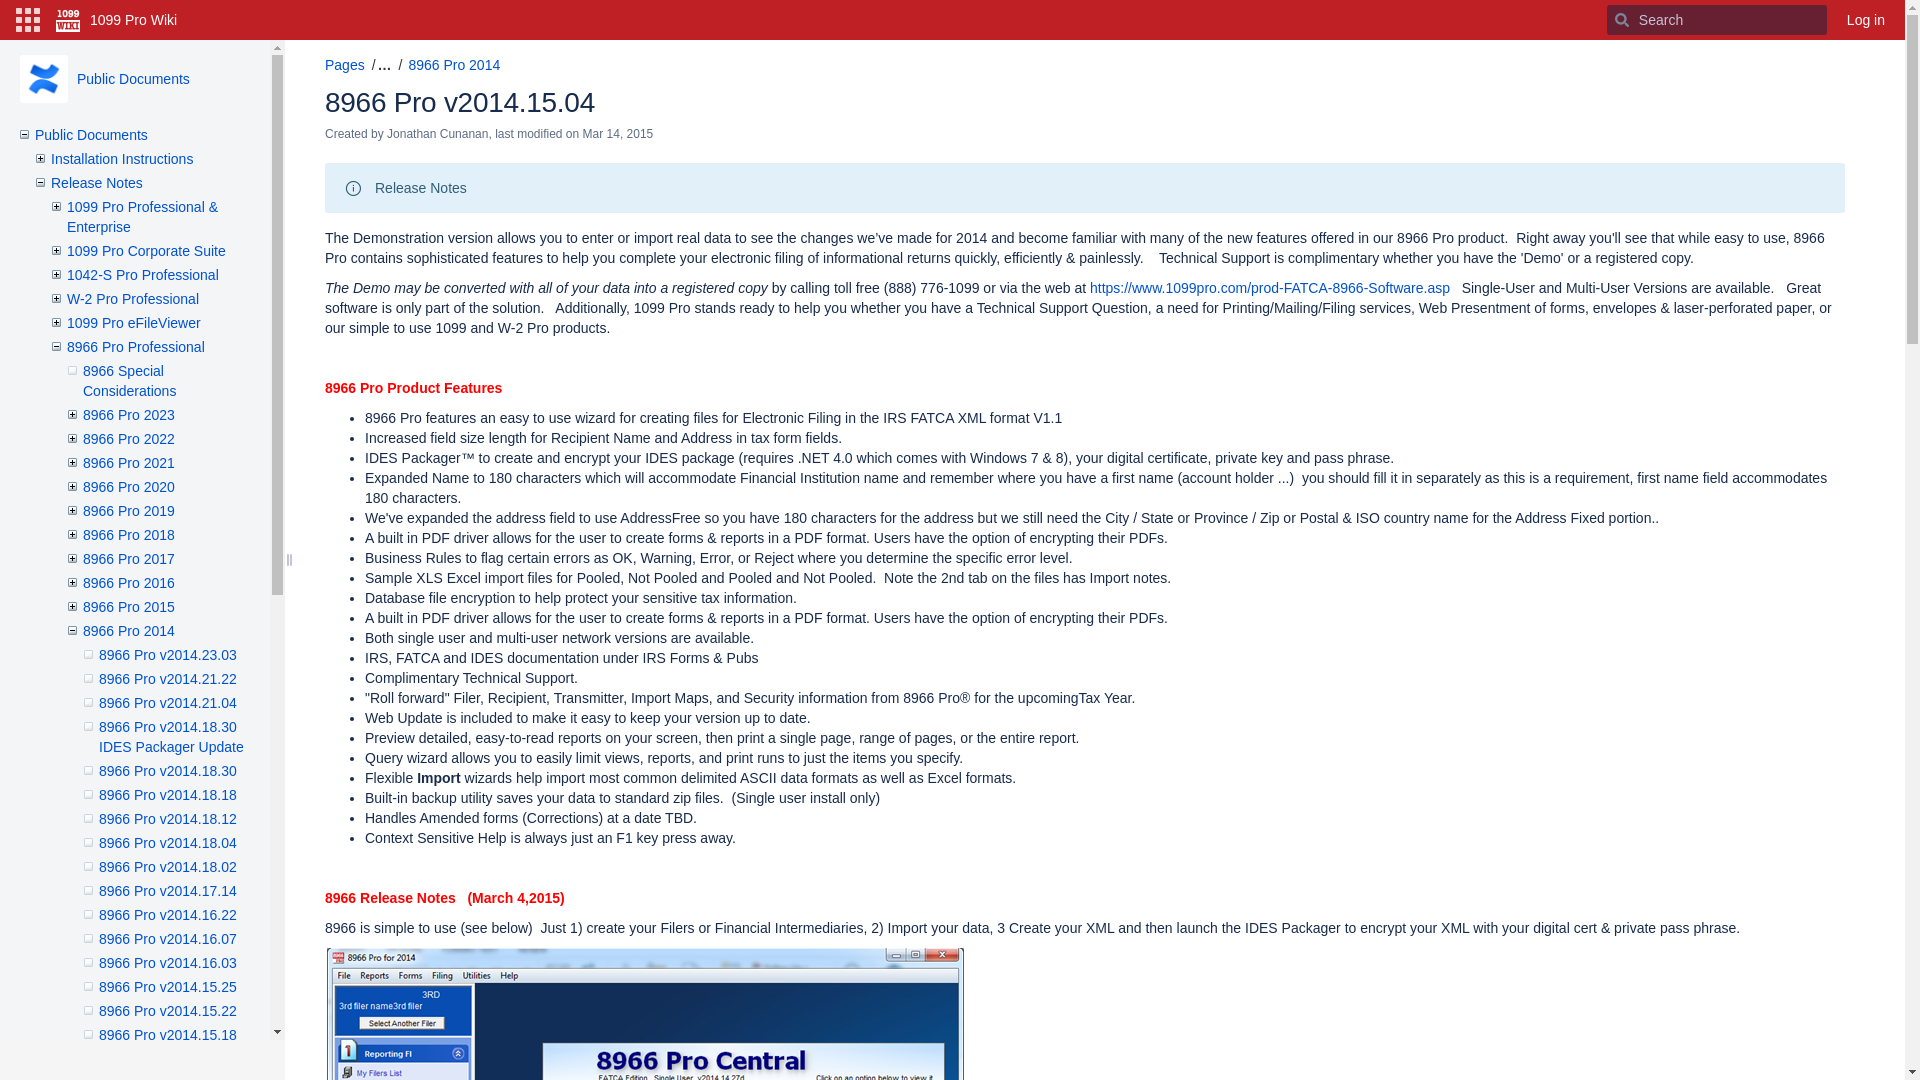 The image size is (1920, 1080). What do you see at coordinates (81, 534) in the screenshot?
I see `'8966 Pro 2018'` at bounding box center [81, 534].